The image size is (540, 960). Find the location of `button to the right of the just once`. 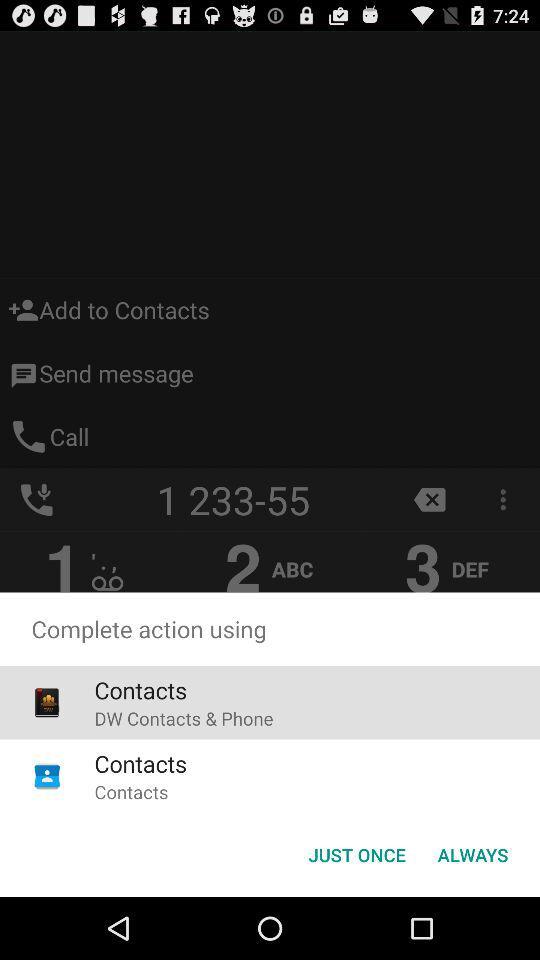

button to the right of the just once is located at coordinates (472, 853).